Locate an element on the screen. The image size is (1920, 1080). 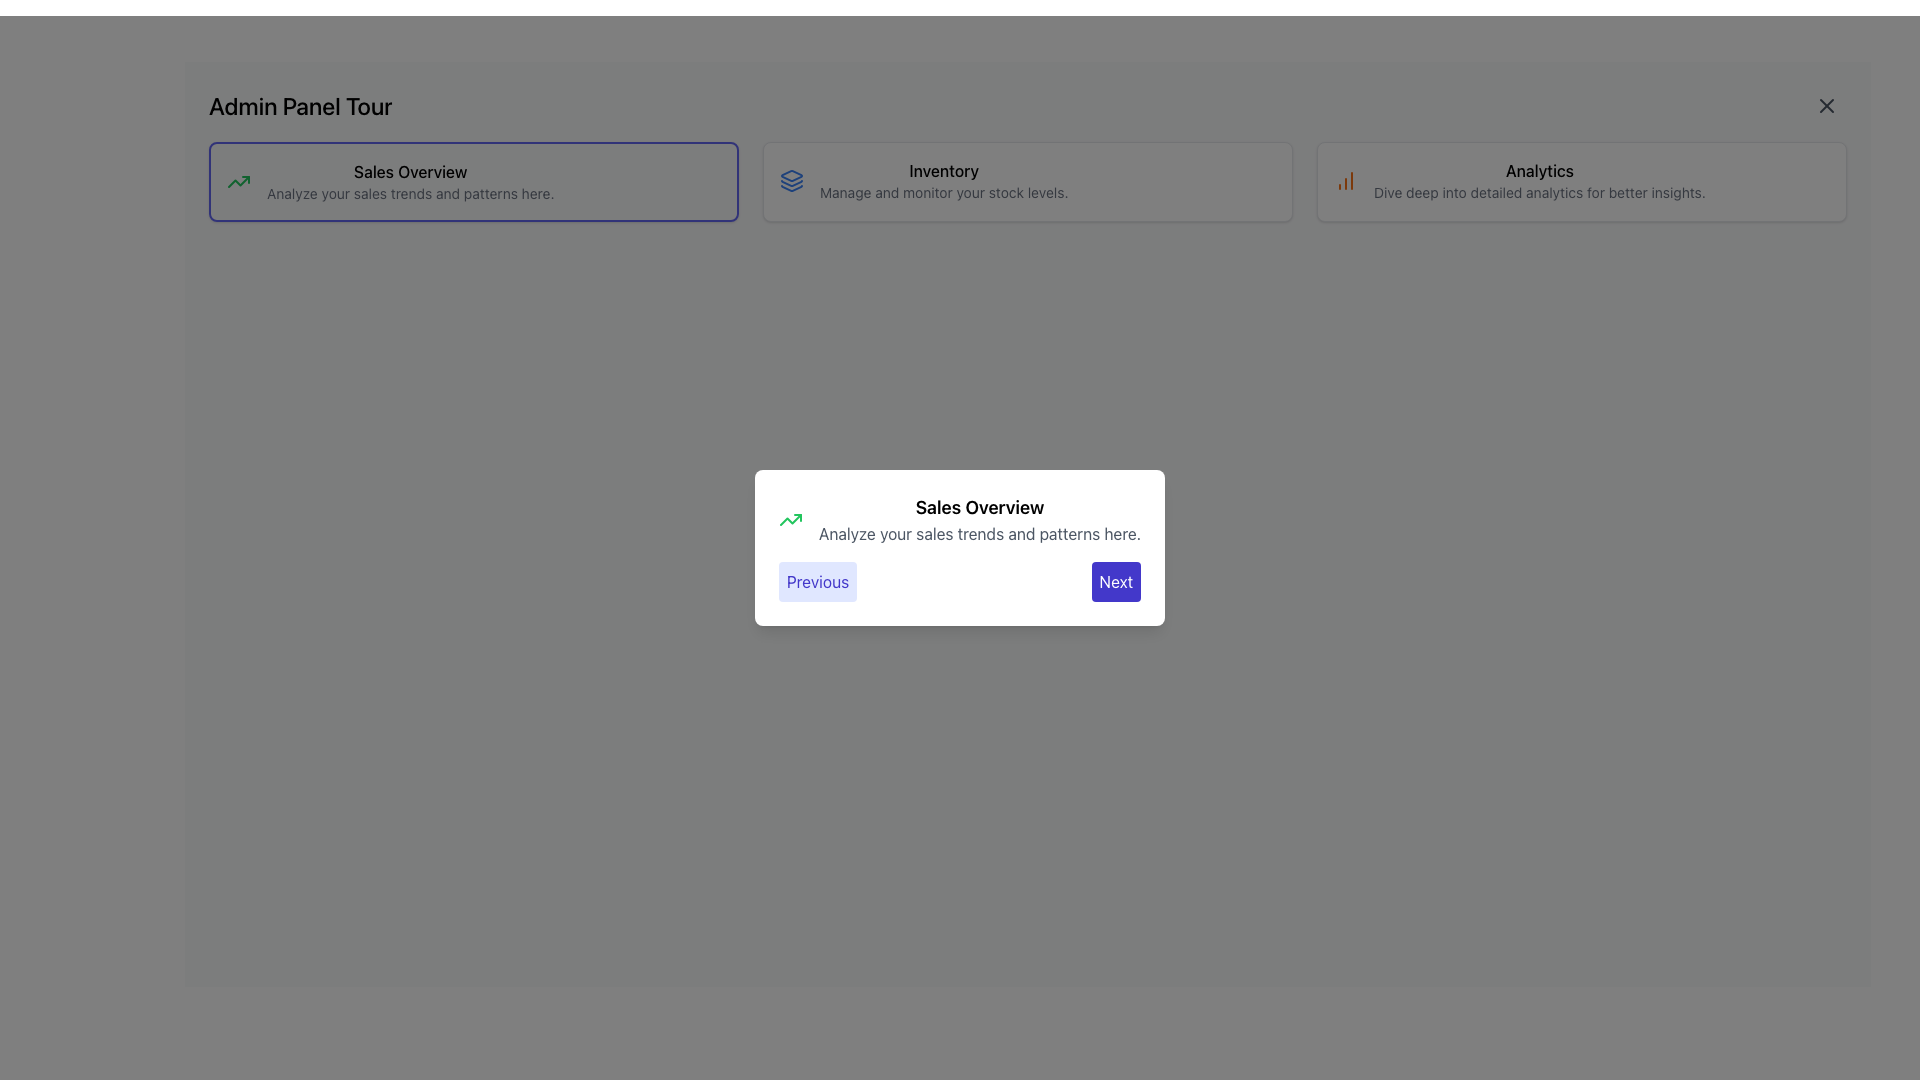
the 'Admin Panel Tour' text label, which is a large, bold header located near the top-left corner of the interface is located at coordinates (299, 105).